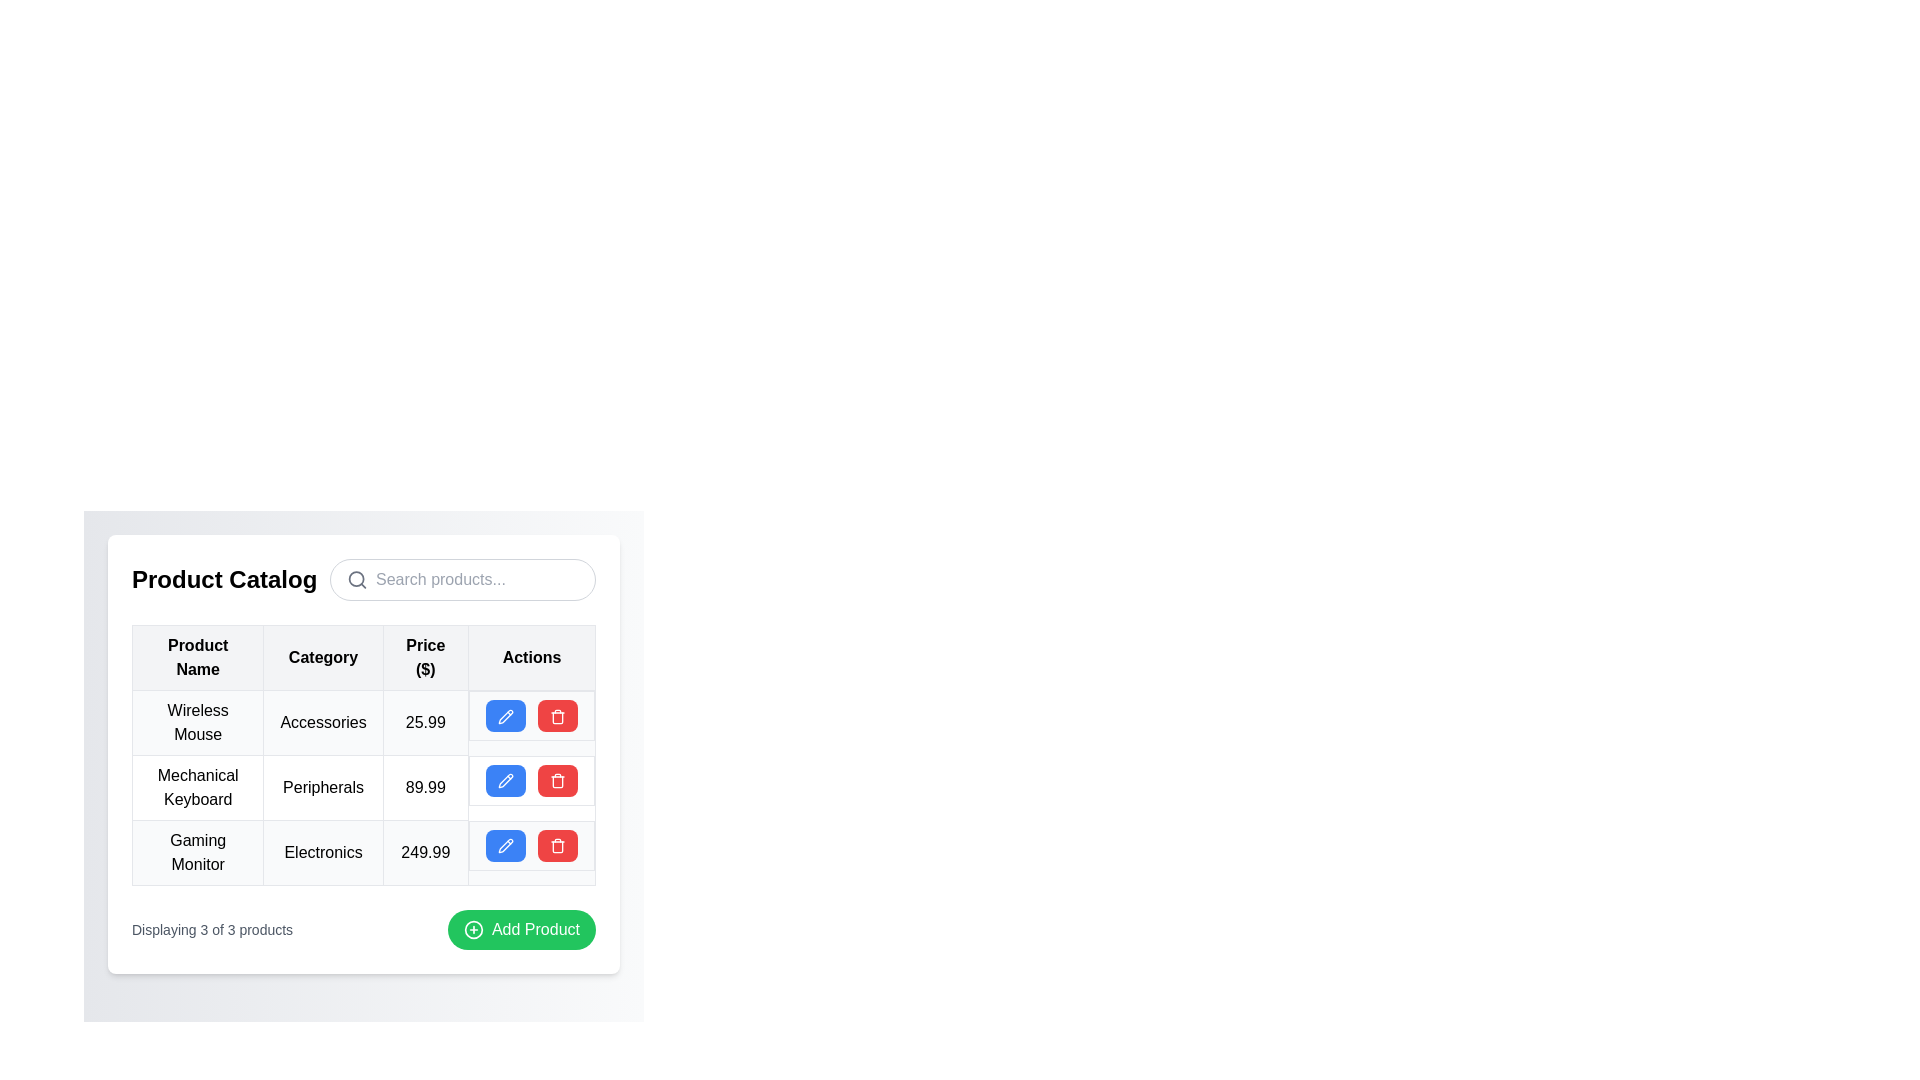  Describe the element at coordinates (505, 780) in the screenshot. I see `the pencil icon inside the blue rounded button in the 'Actions' column of the Product Catalog table` at that location.